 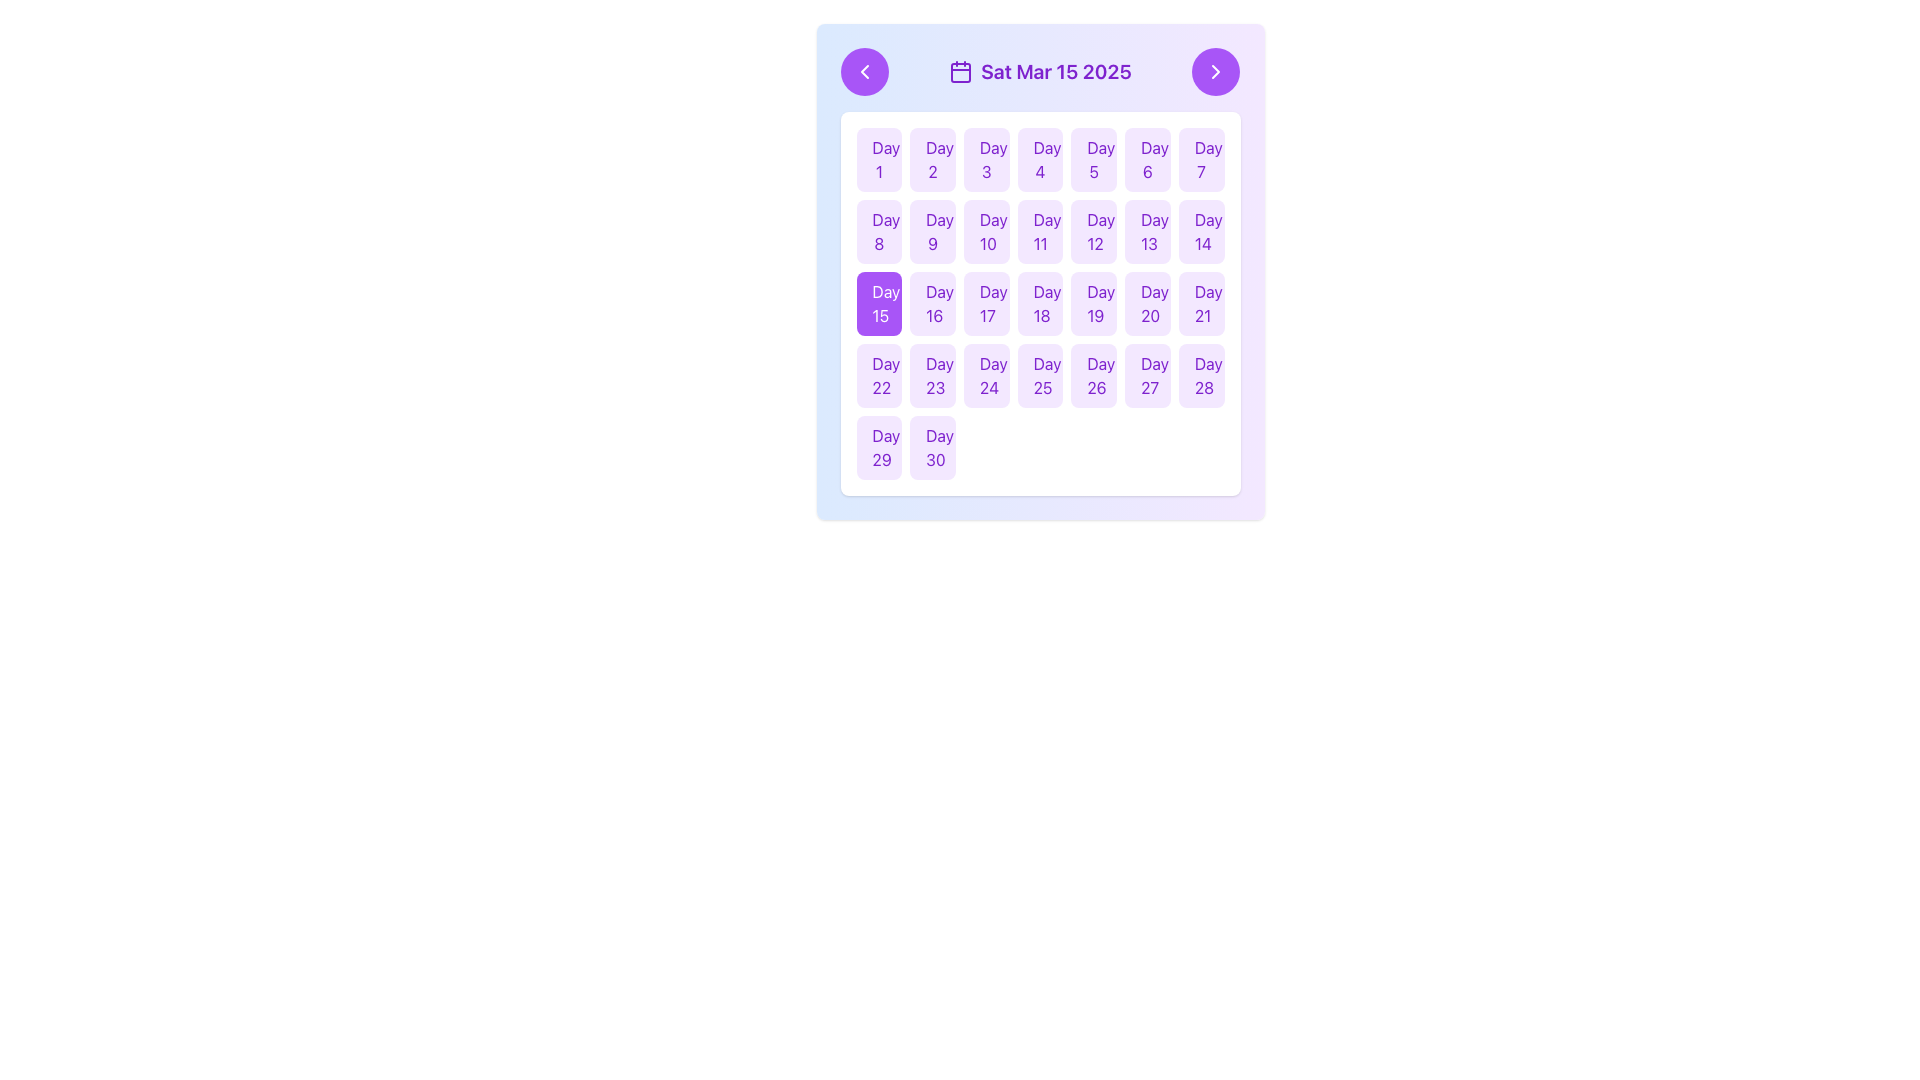 What do you see at coordinates (879, 375) in the screenshot?
I see `the date selection button for 'Day 22' in the calendar grid` at bounding box center [879, 375].